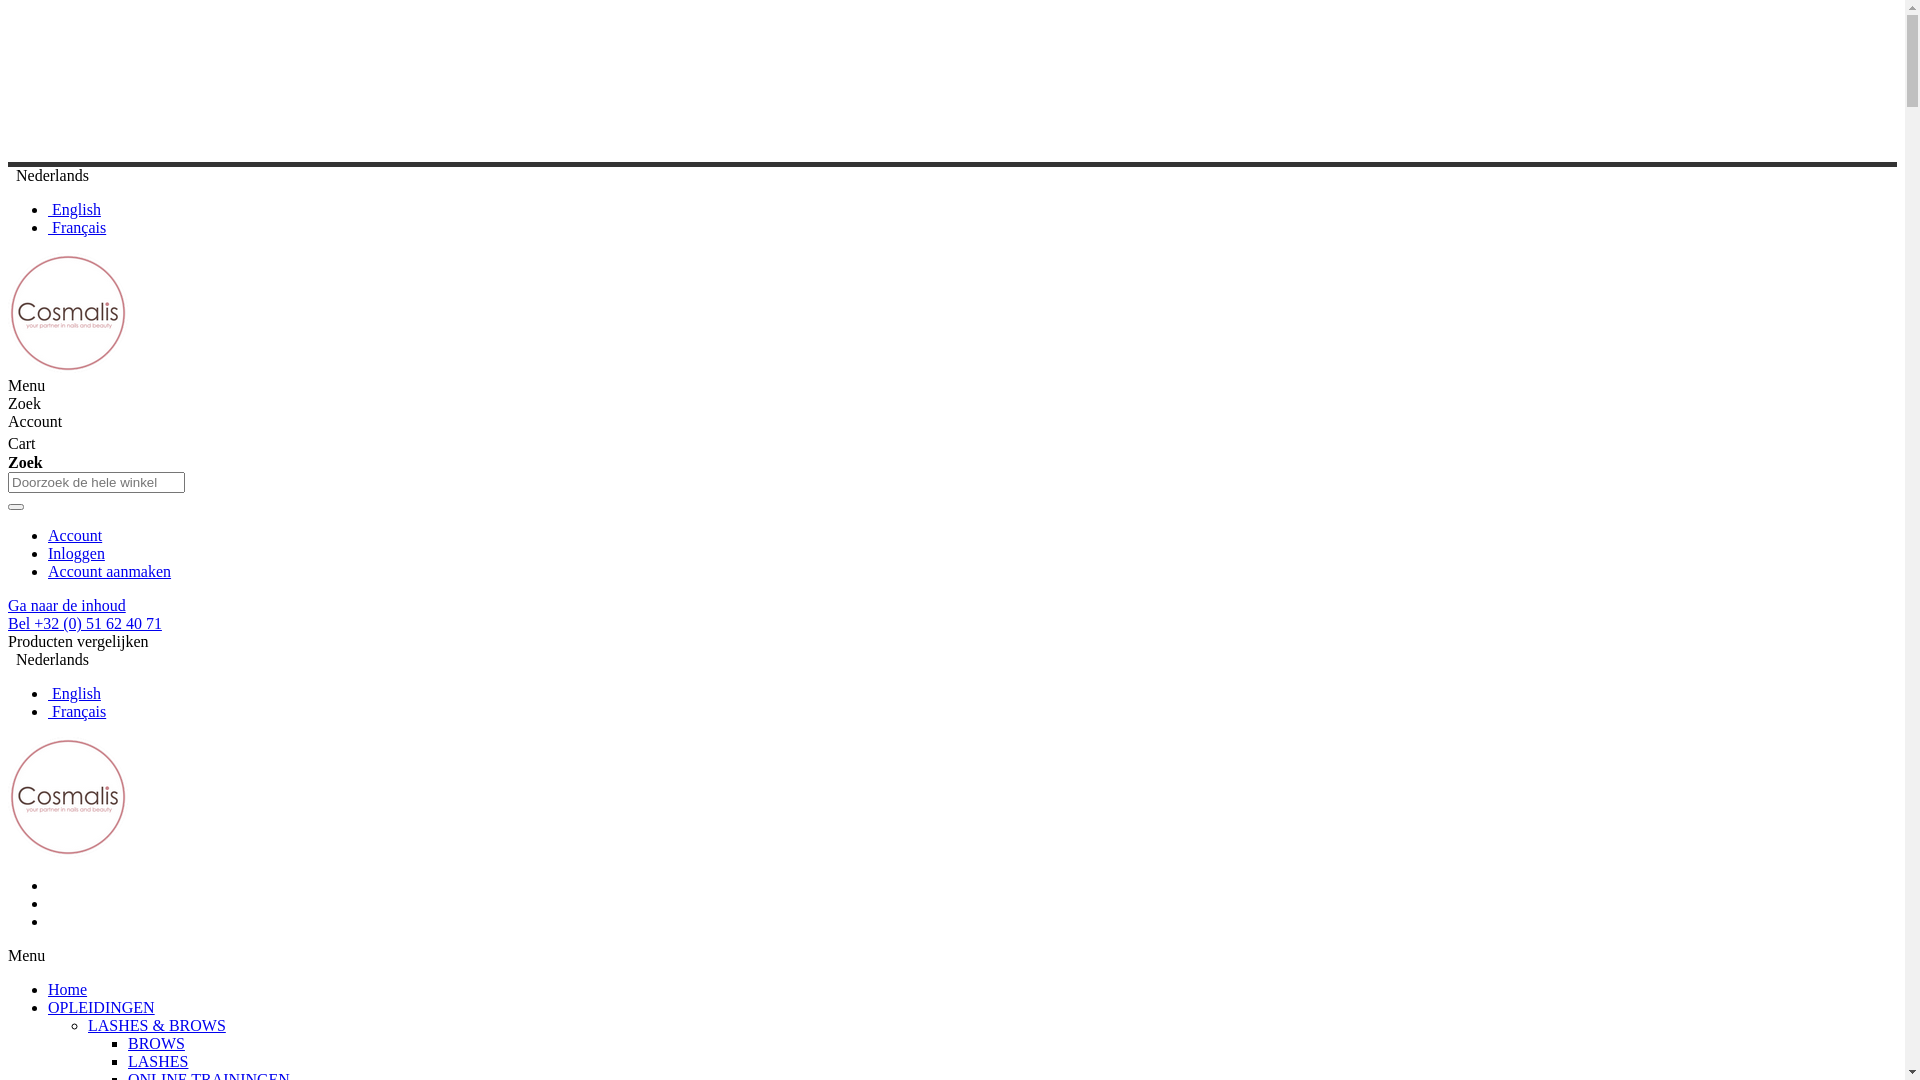 The height and width of the screenshot is (1080, 1920). Describe the element at coordinates (67, 604) in the screenshot. I see `'Ga naar de inhoud'` at that location.